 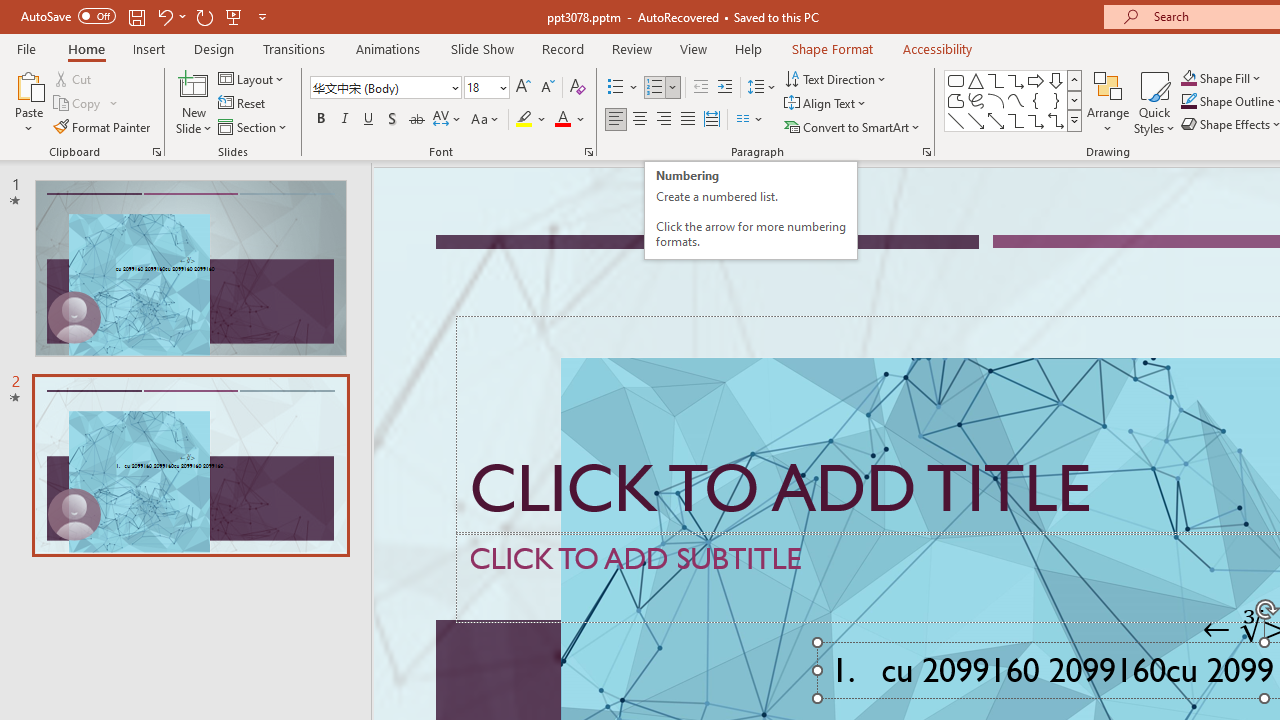 I want to click on 'Line Arrow', so click(x=976, y=120).